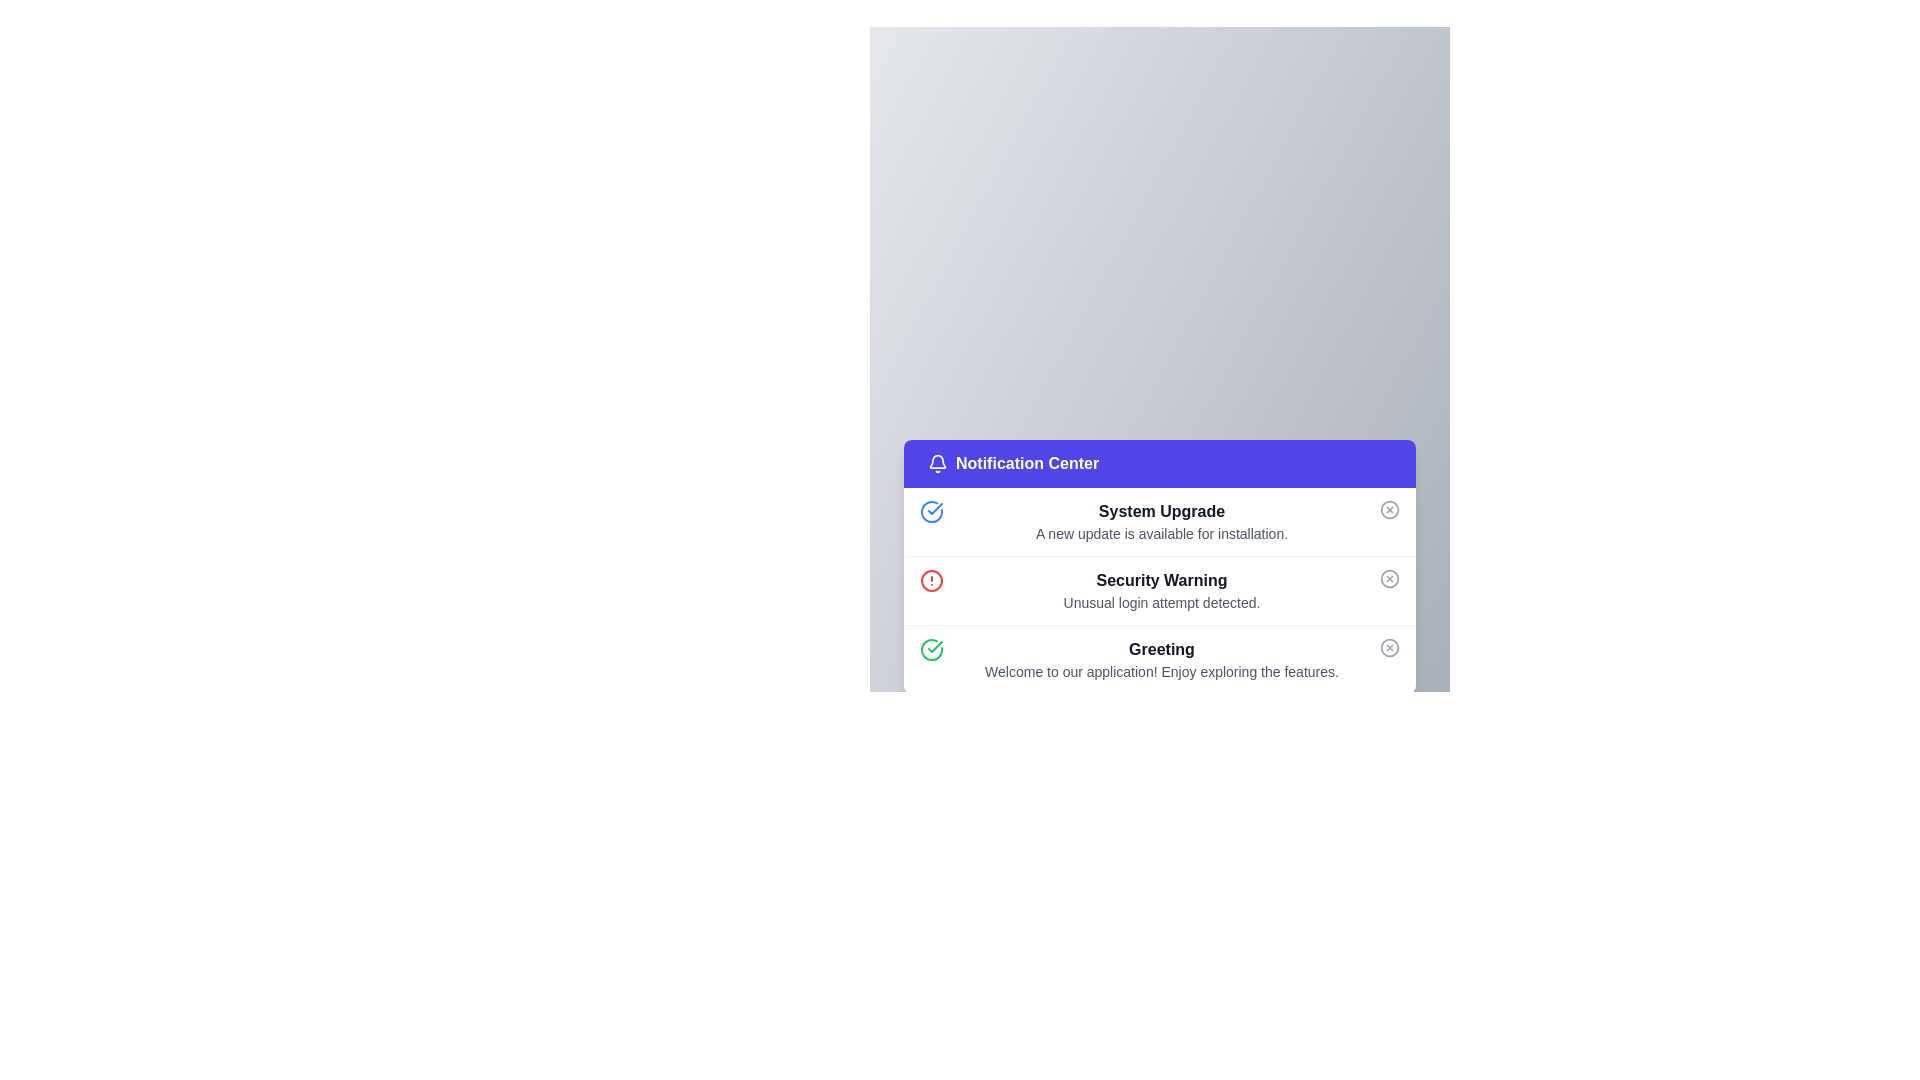  I want to click on the bolded text label 'System Upgrade' located in the Notification Center, which is positioned at the upper part of the notification card, so click(1161, 511).